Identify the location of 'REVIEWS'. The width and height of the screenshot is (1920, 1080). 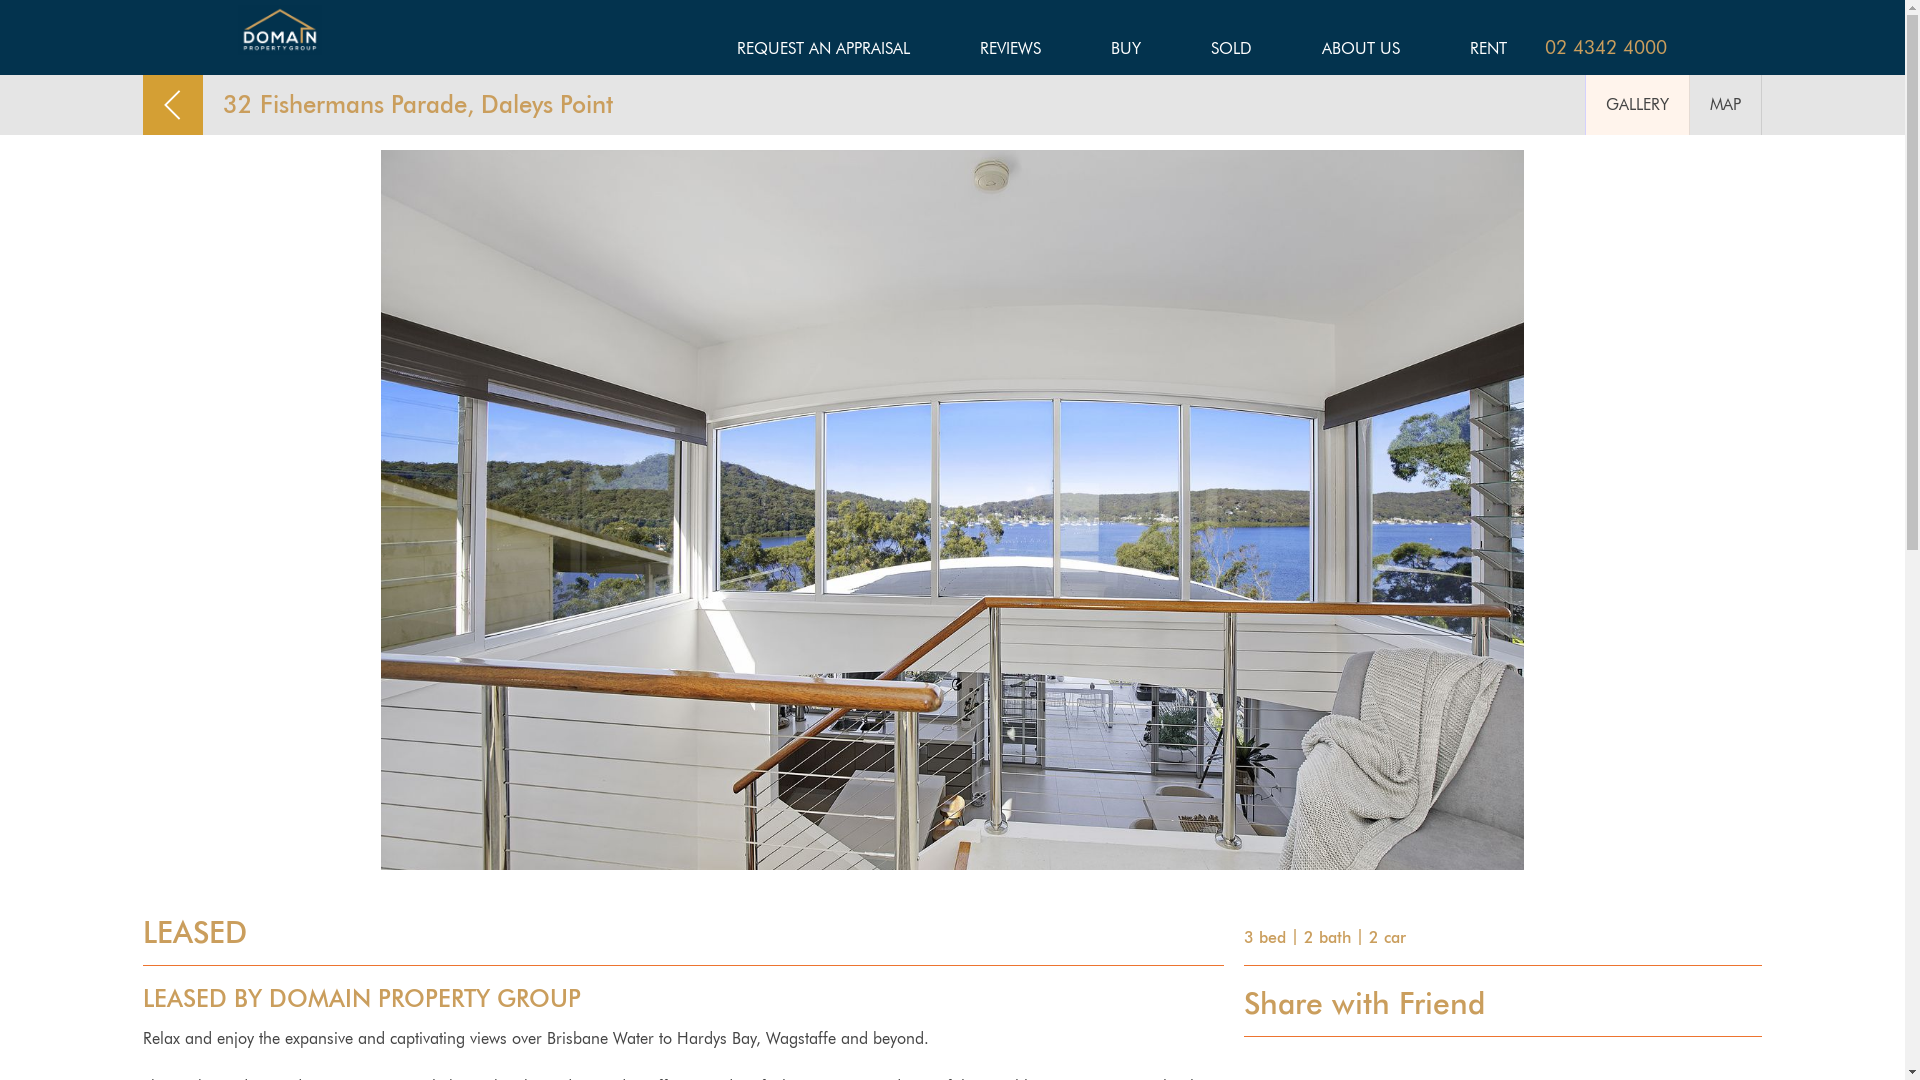
(1010, 52).